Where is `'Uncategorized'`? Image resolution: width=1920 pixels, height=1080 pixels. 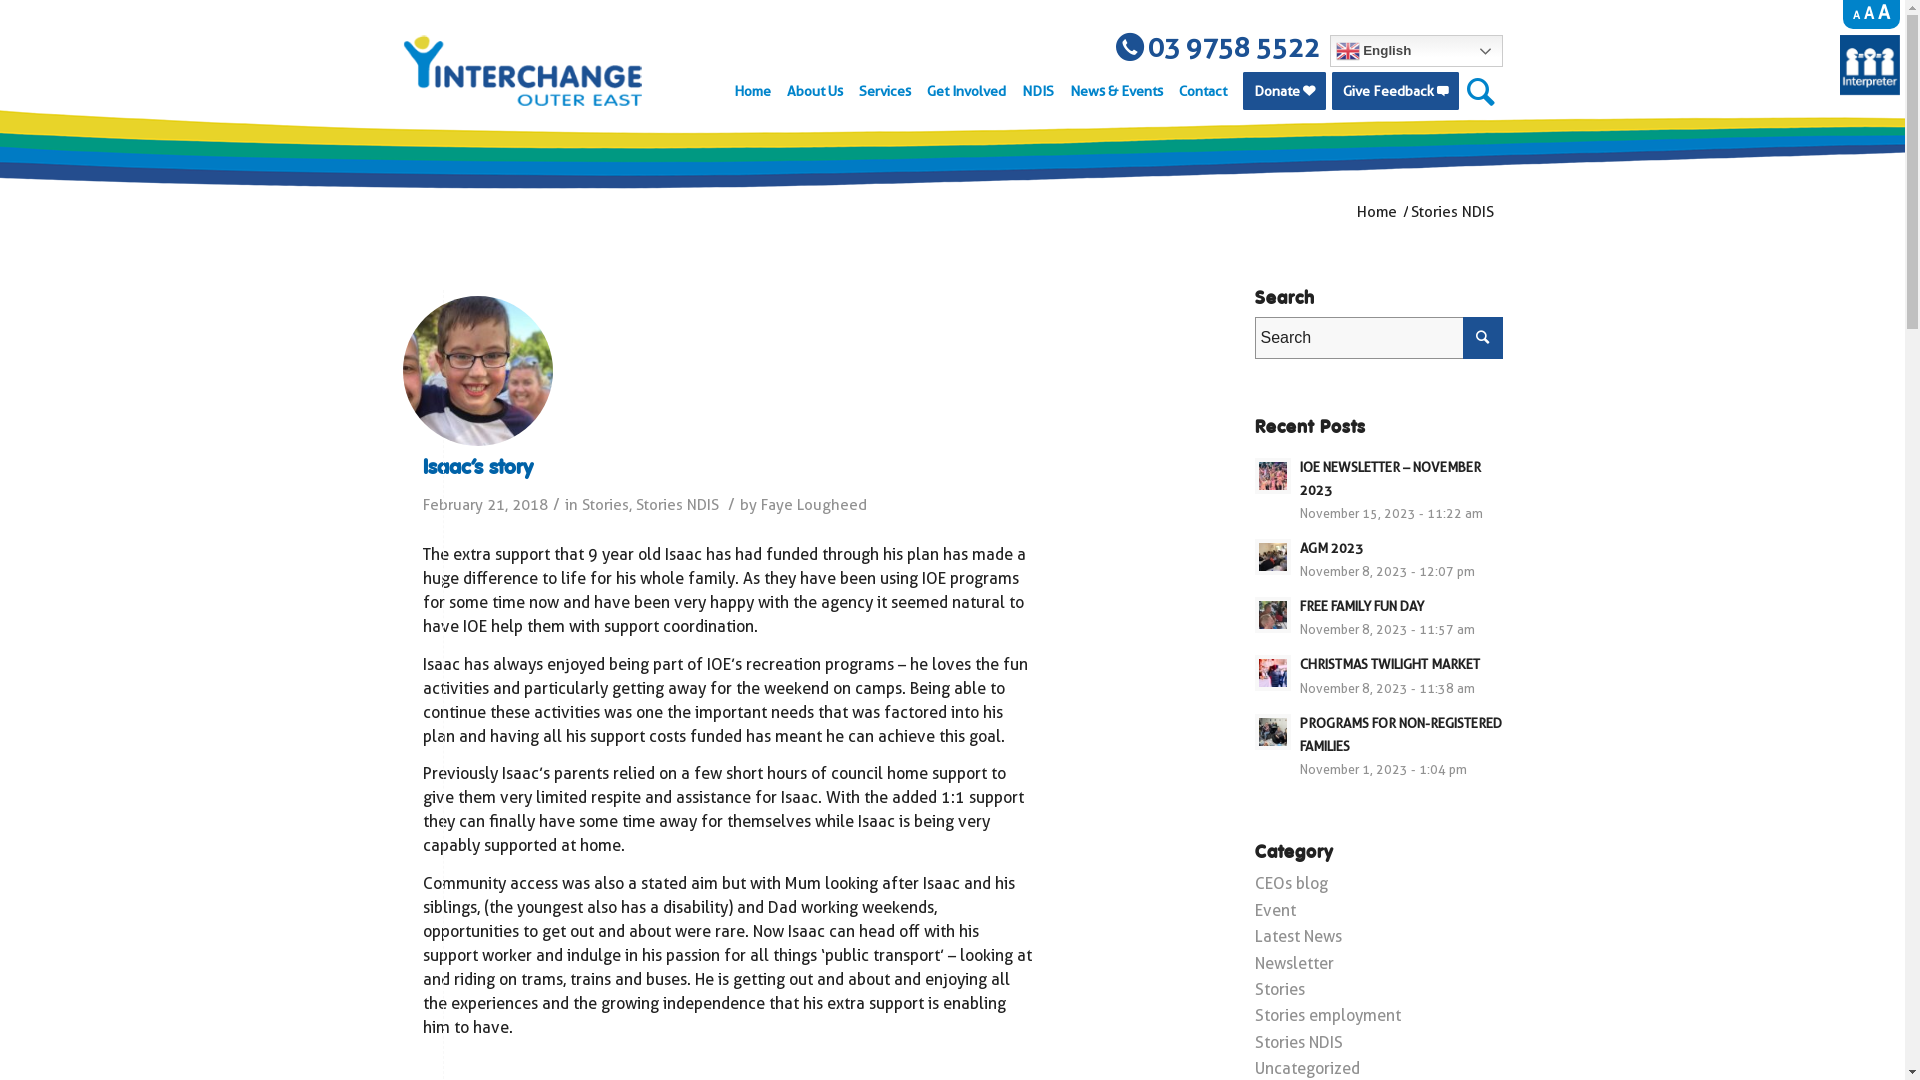 'Uncategorized' is located at coordinates (1306, 1067).